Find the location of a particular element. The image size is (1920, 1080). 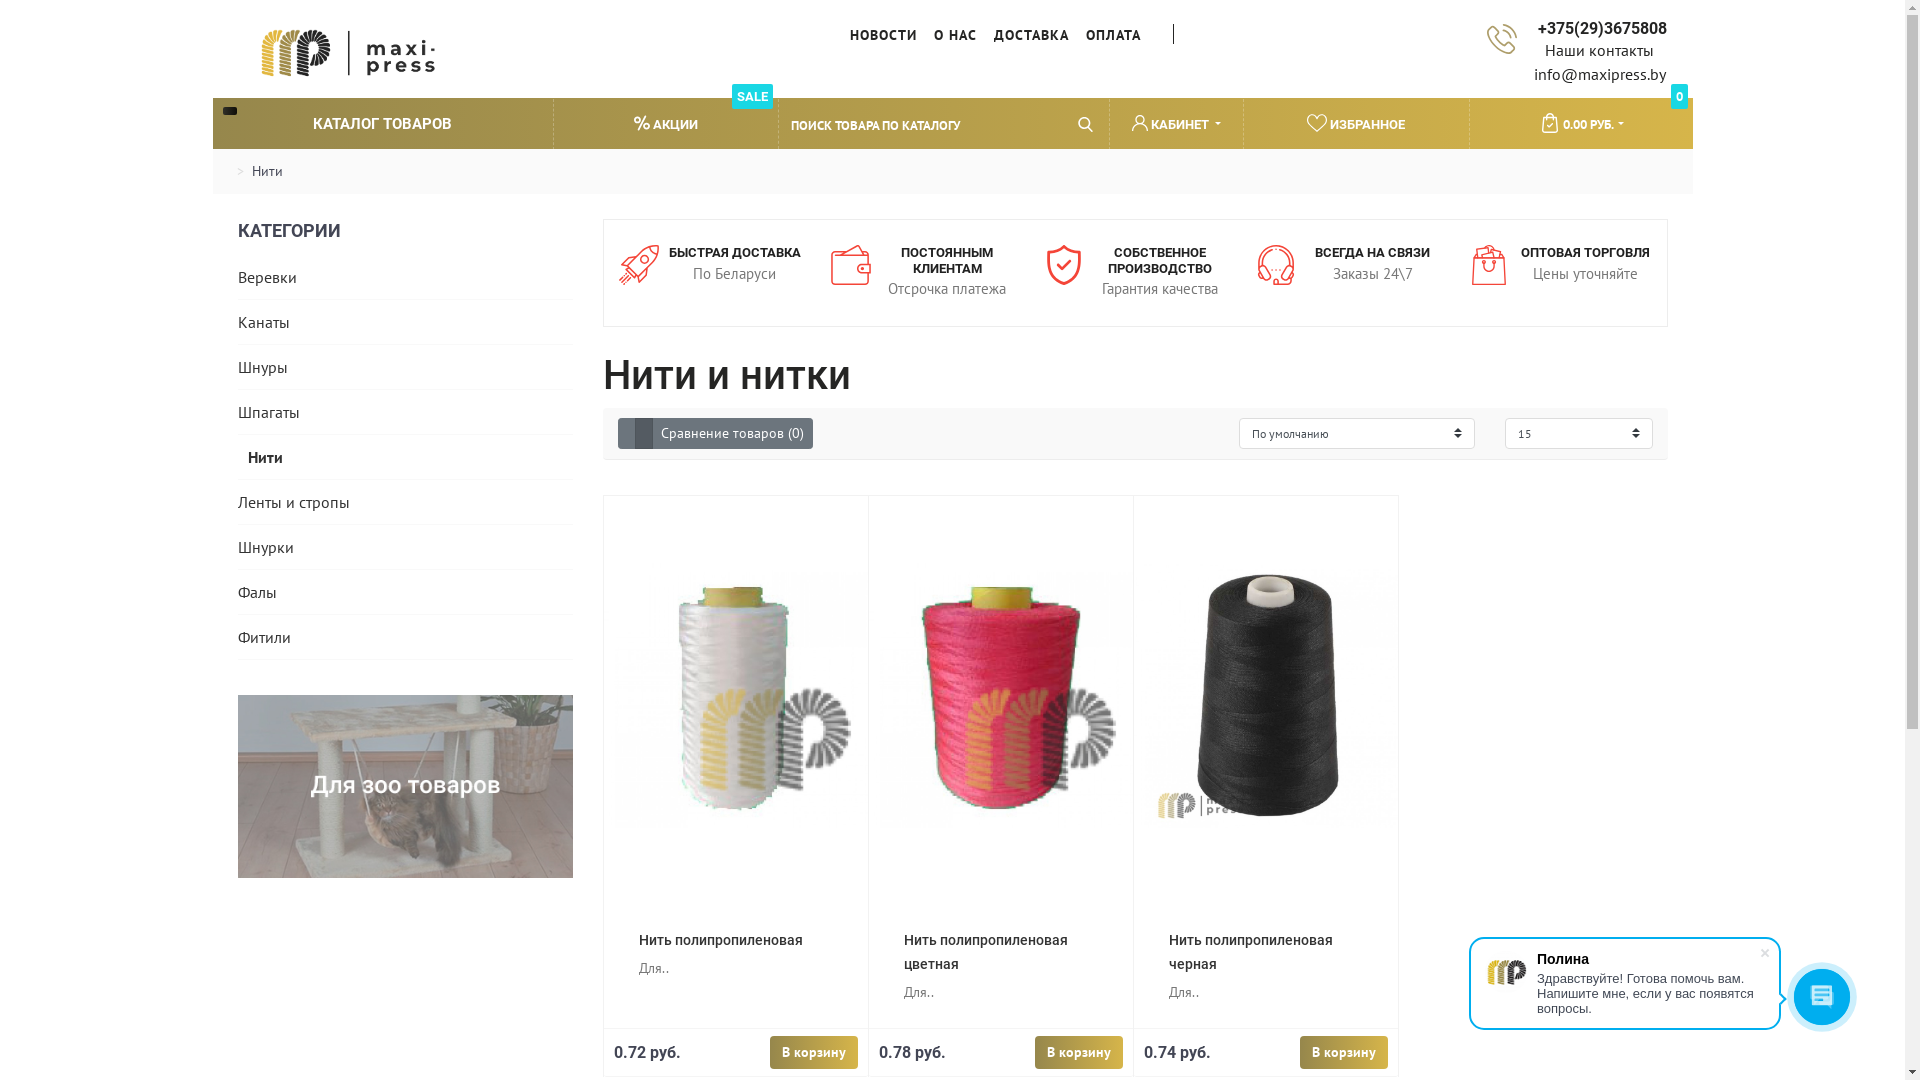

'+375(29)3675808' is located at coordinates (1598, 28).